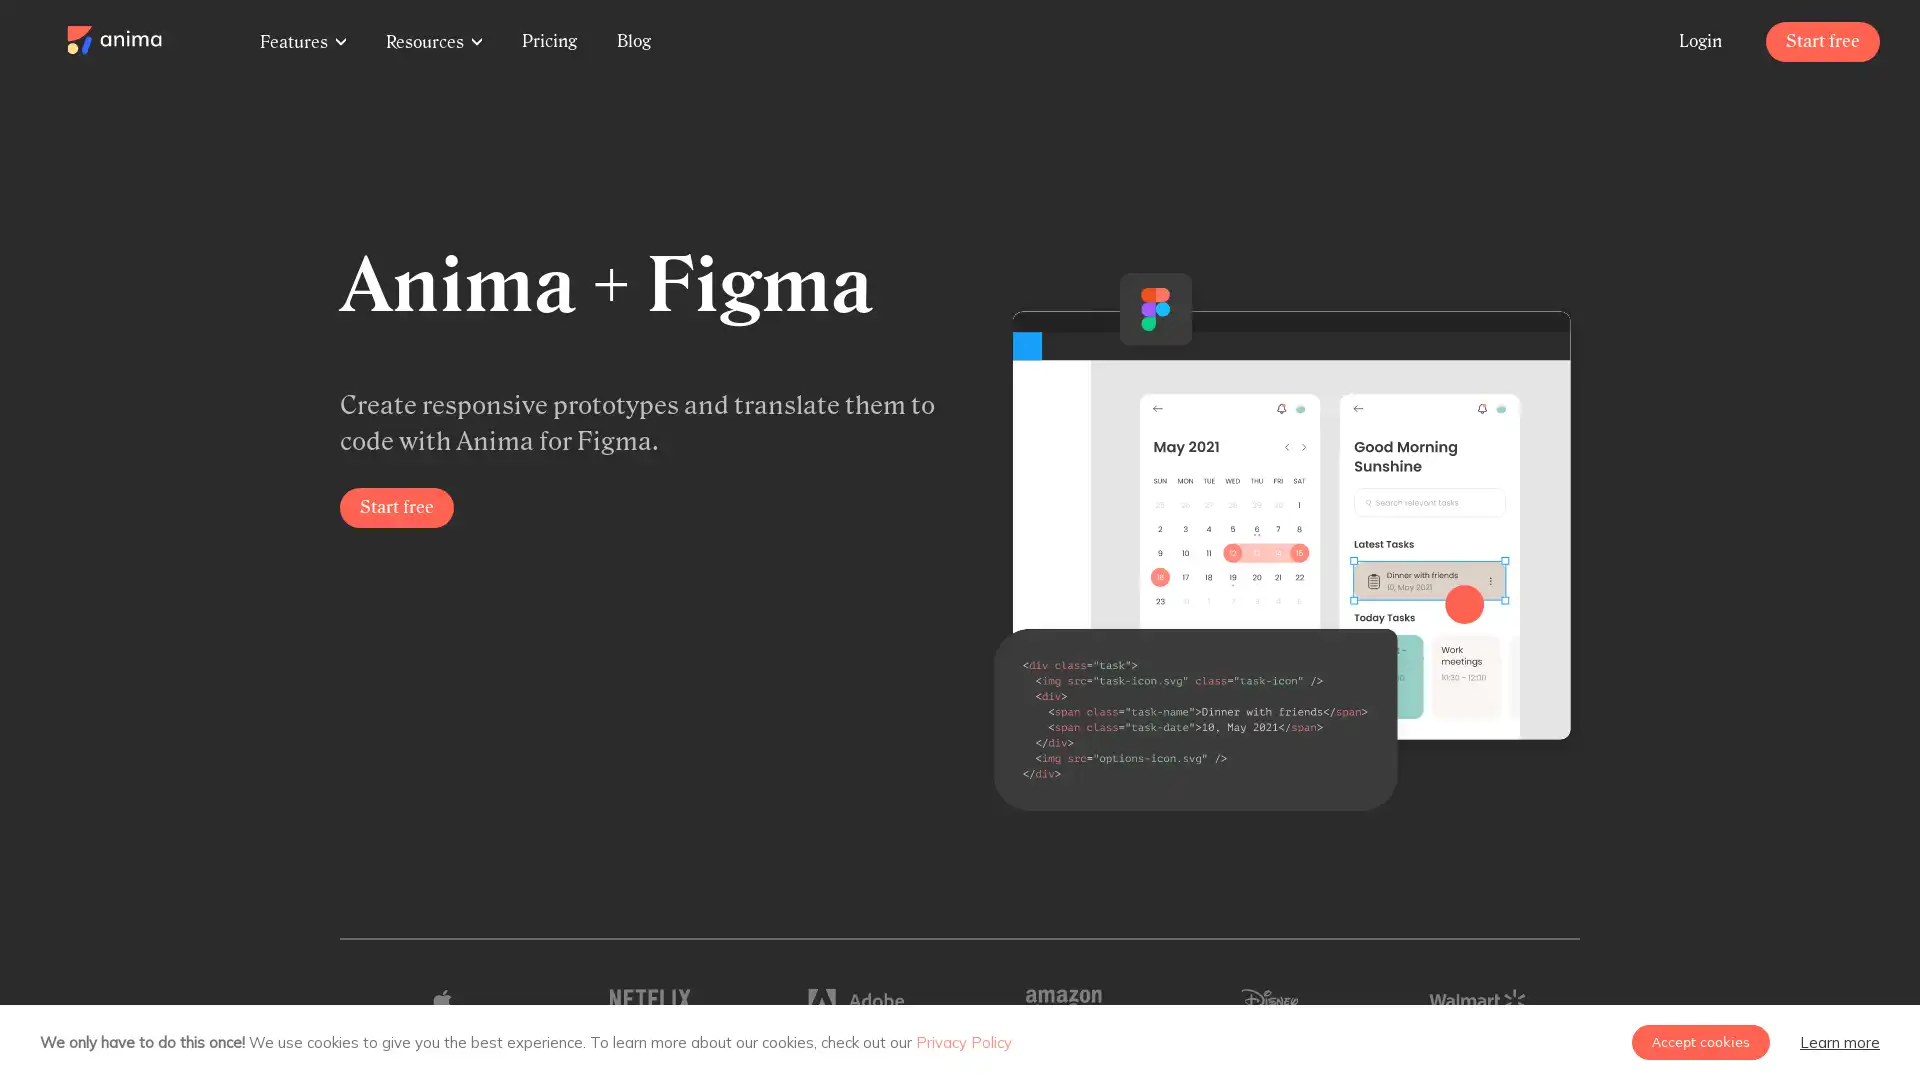 This screenshot has height=1080, width=1920. I want to click on Accept cookies, so click(1699, 1041).